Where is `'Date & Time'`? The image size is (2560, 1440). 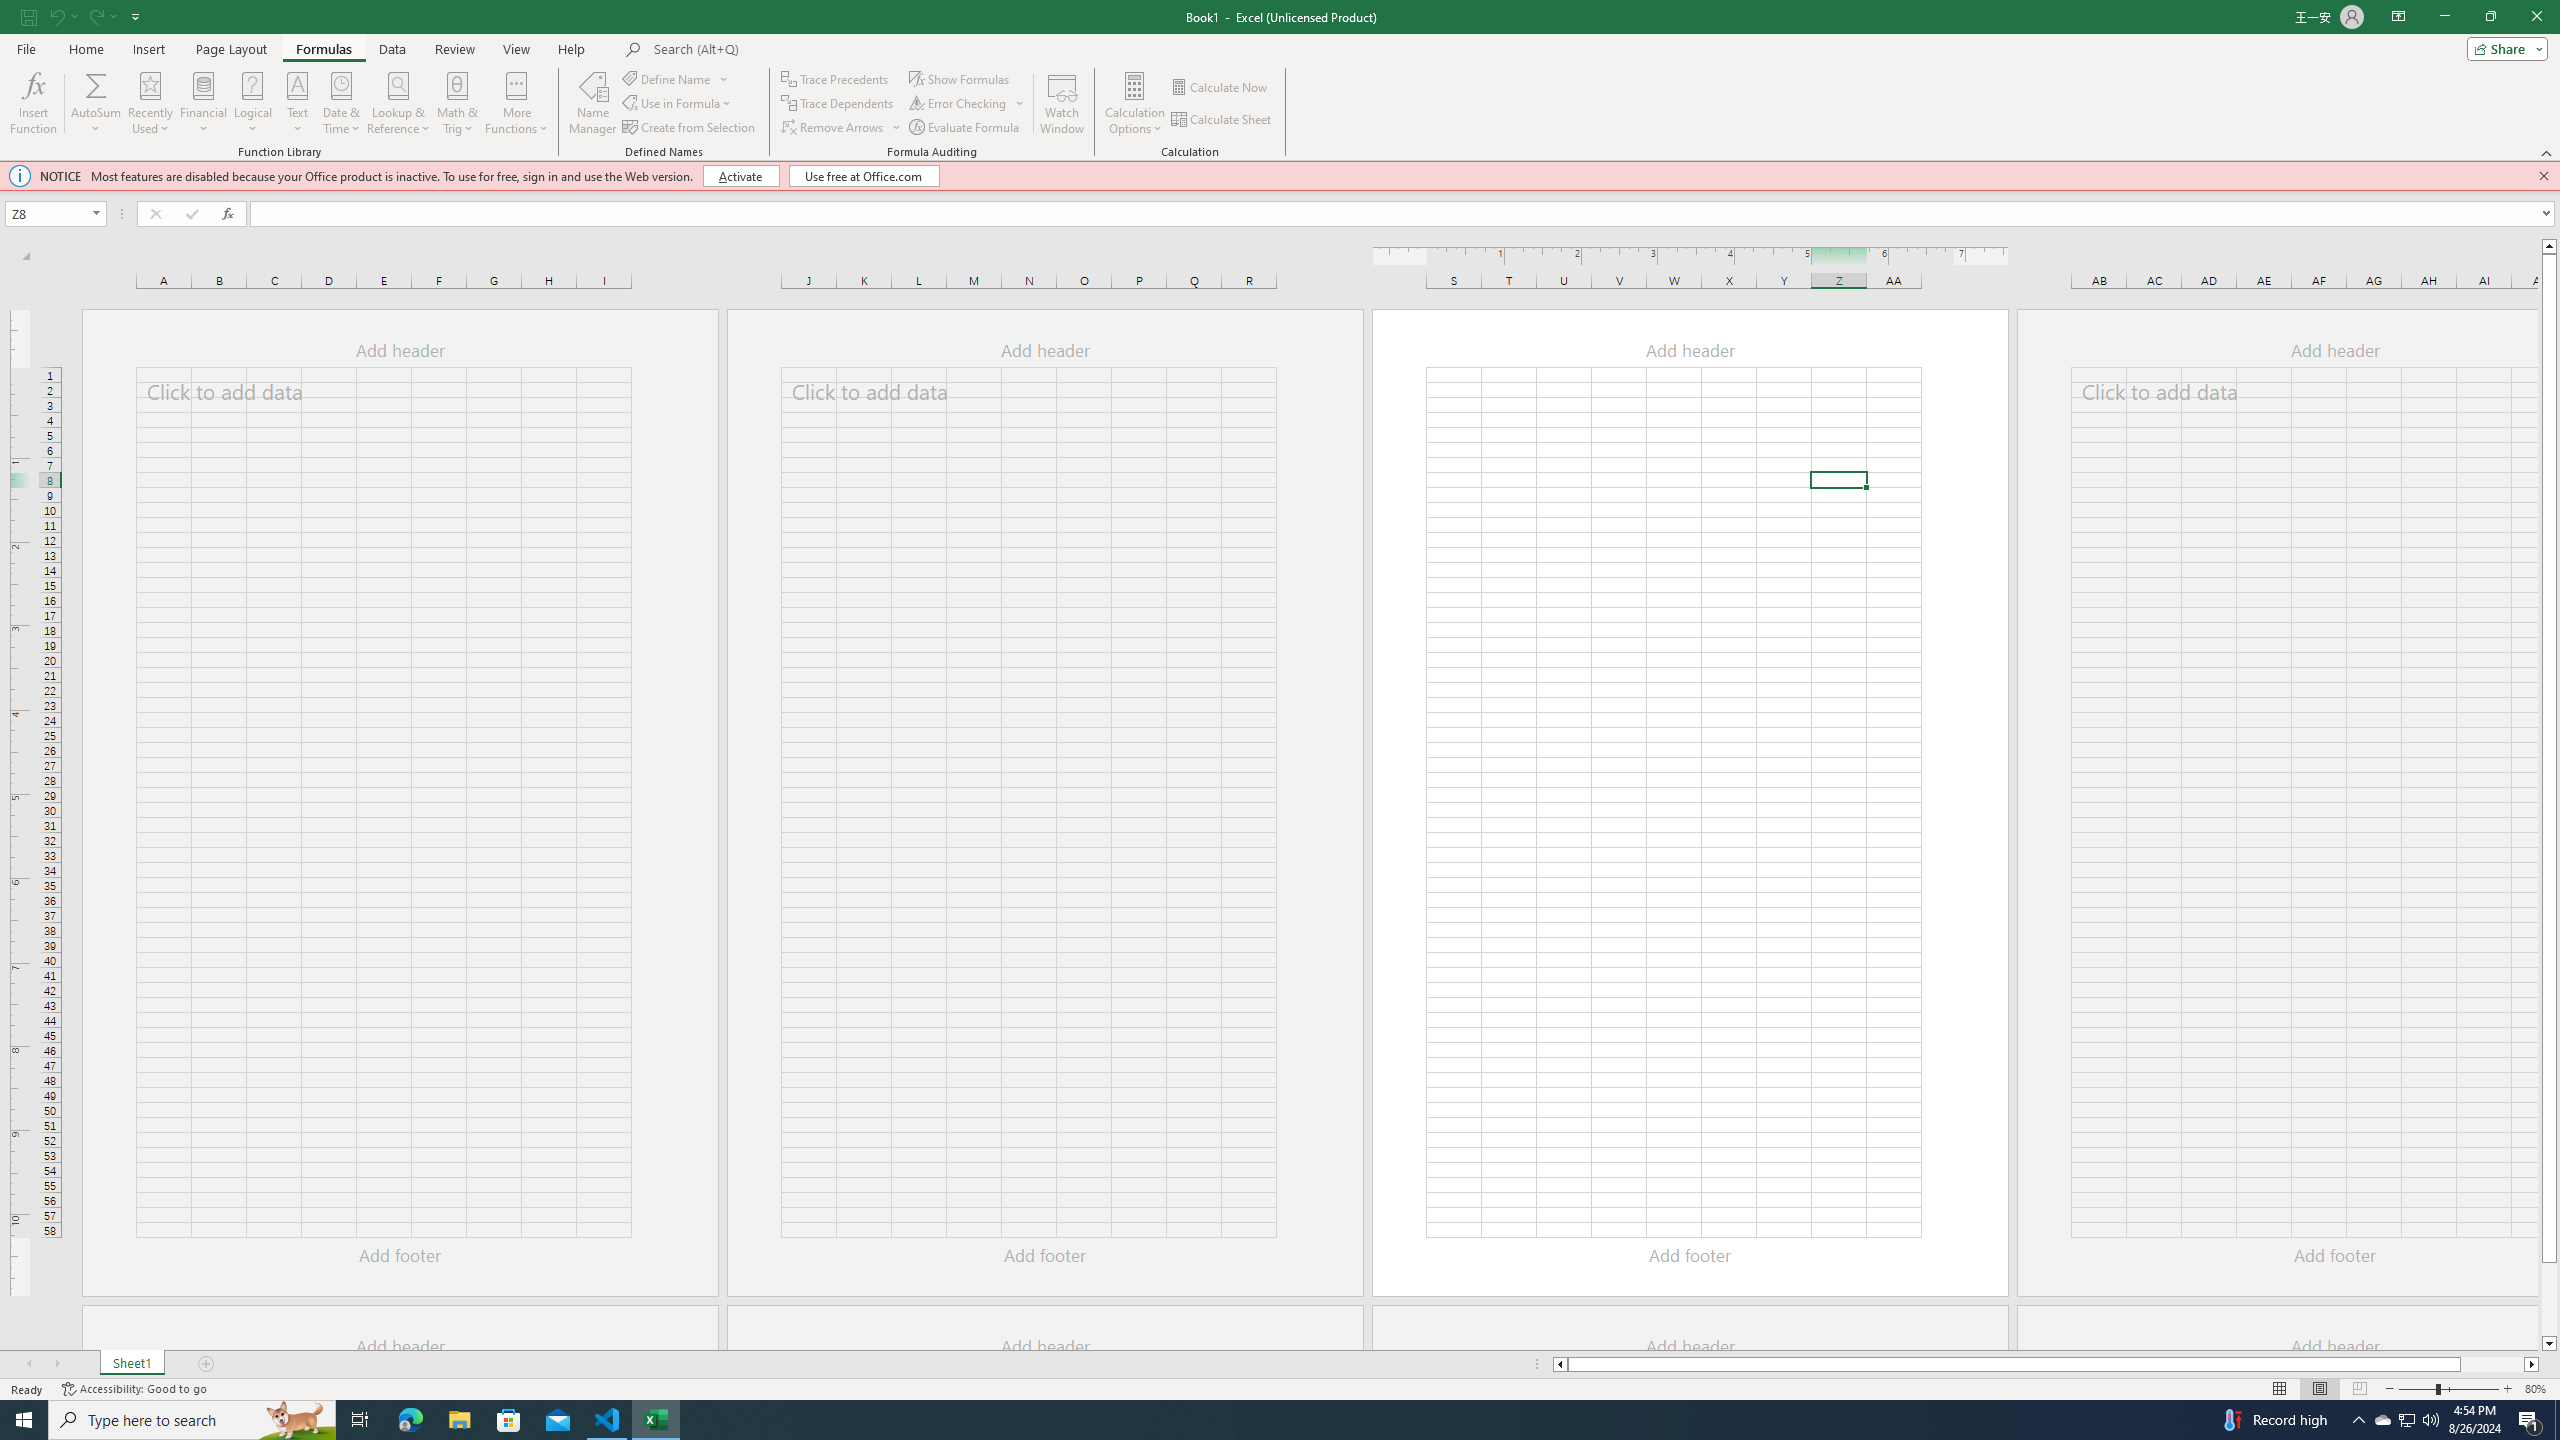
'Date & Time' is located at coordinates (341, 103).